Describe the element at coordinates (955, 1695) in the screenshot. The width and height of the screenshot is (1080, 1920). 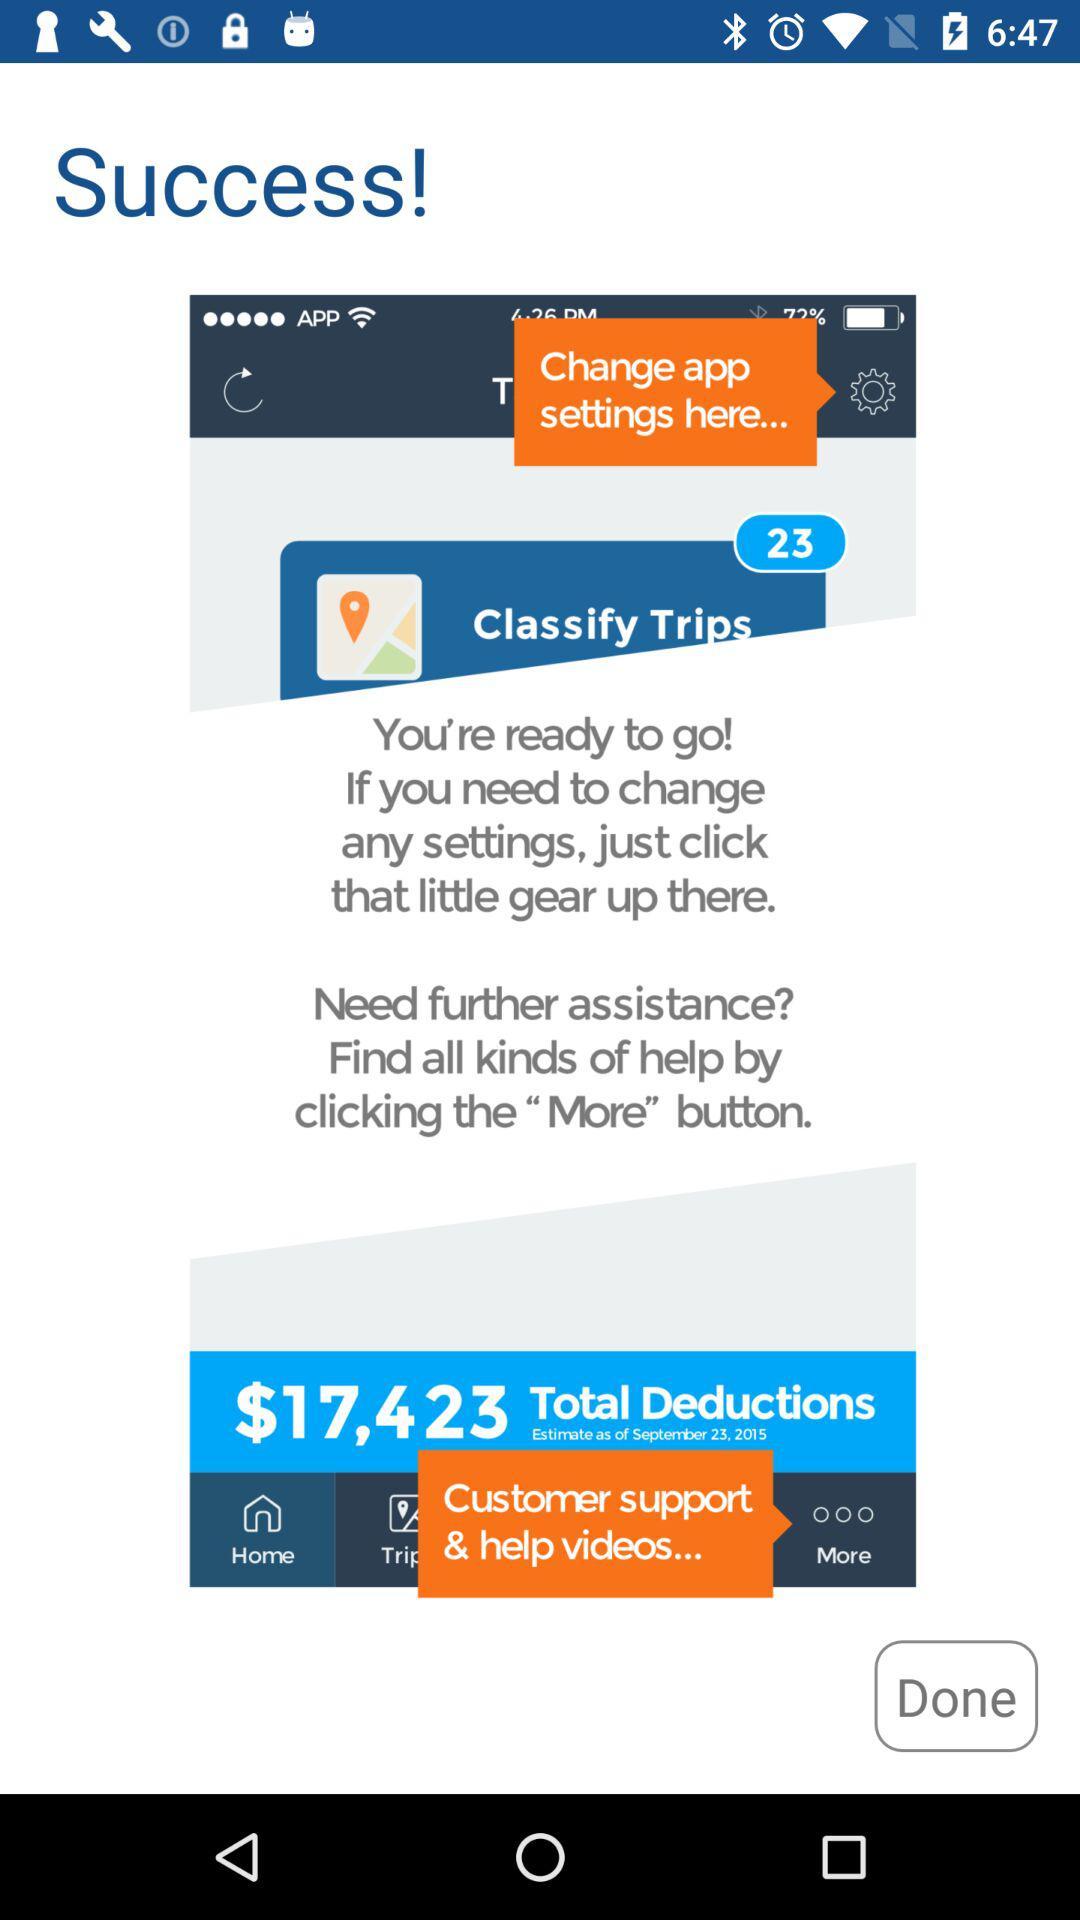
I see `the icon at the bottom right corner` at that location.